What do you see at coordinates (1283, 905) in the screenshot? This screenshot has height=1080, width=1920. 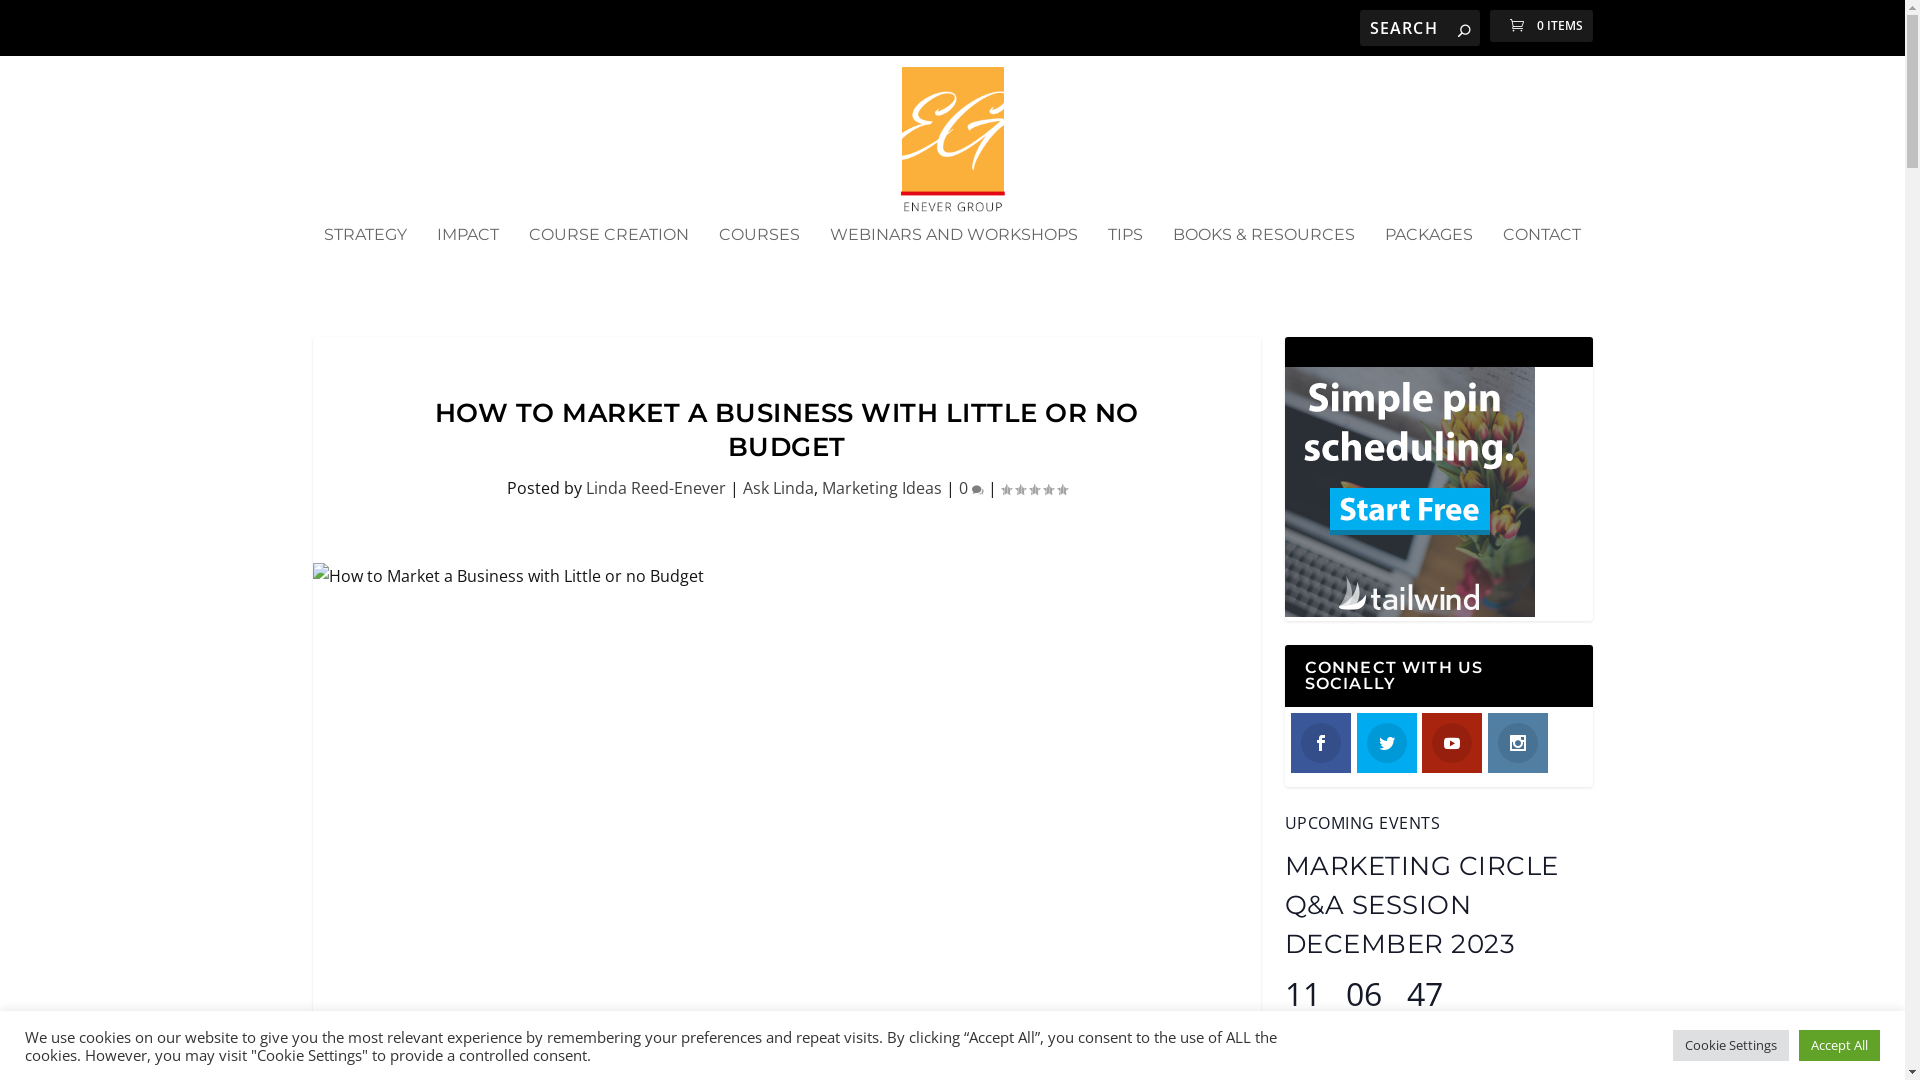 I see `'MARKETING CIRCLE Q&A SESSION DECEMBER 2023'` at bounding box center [1283, 905].